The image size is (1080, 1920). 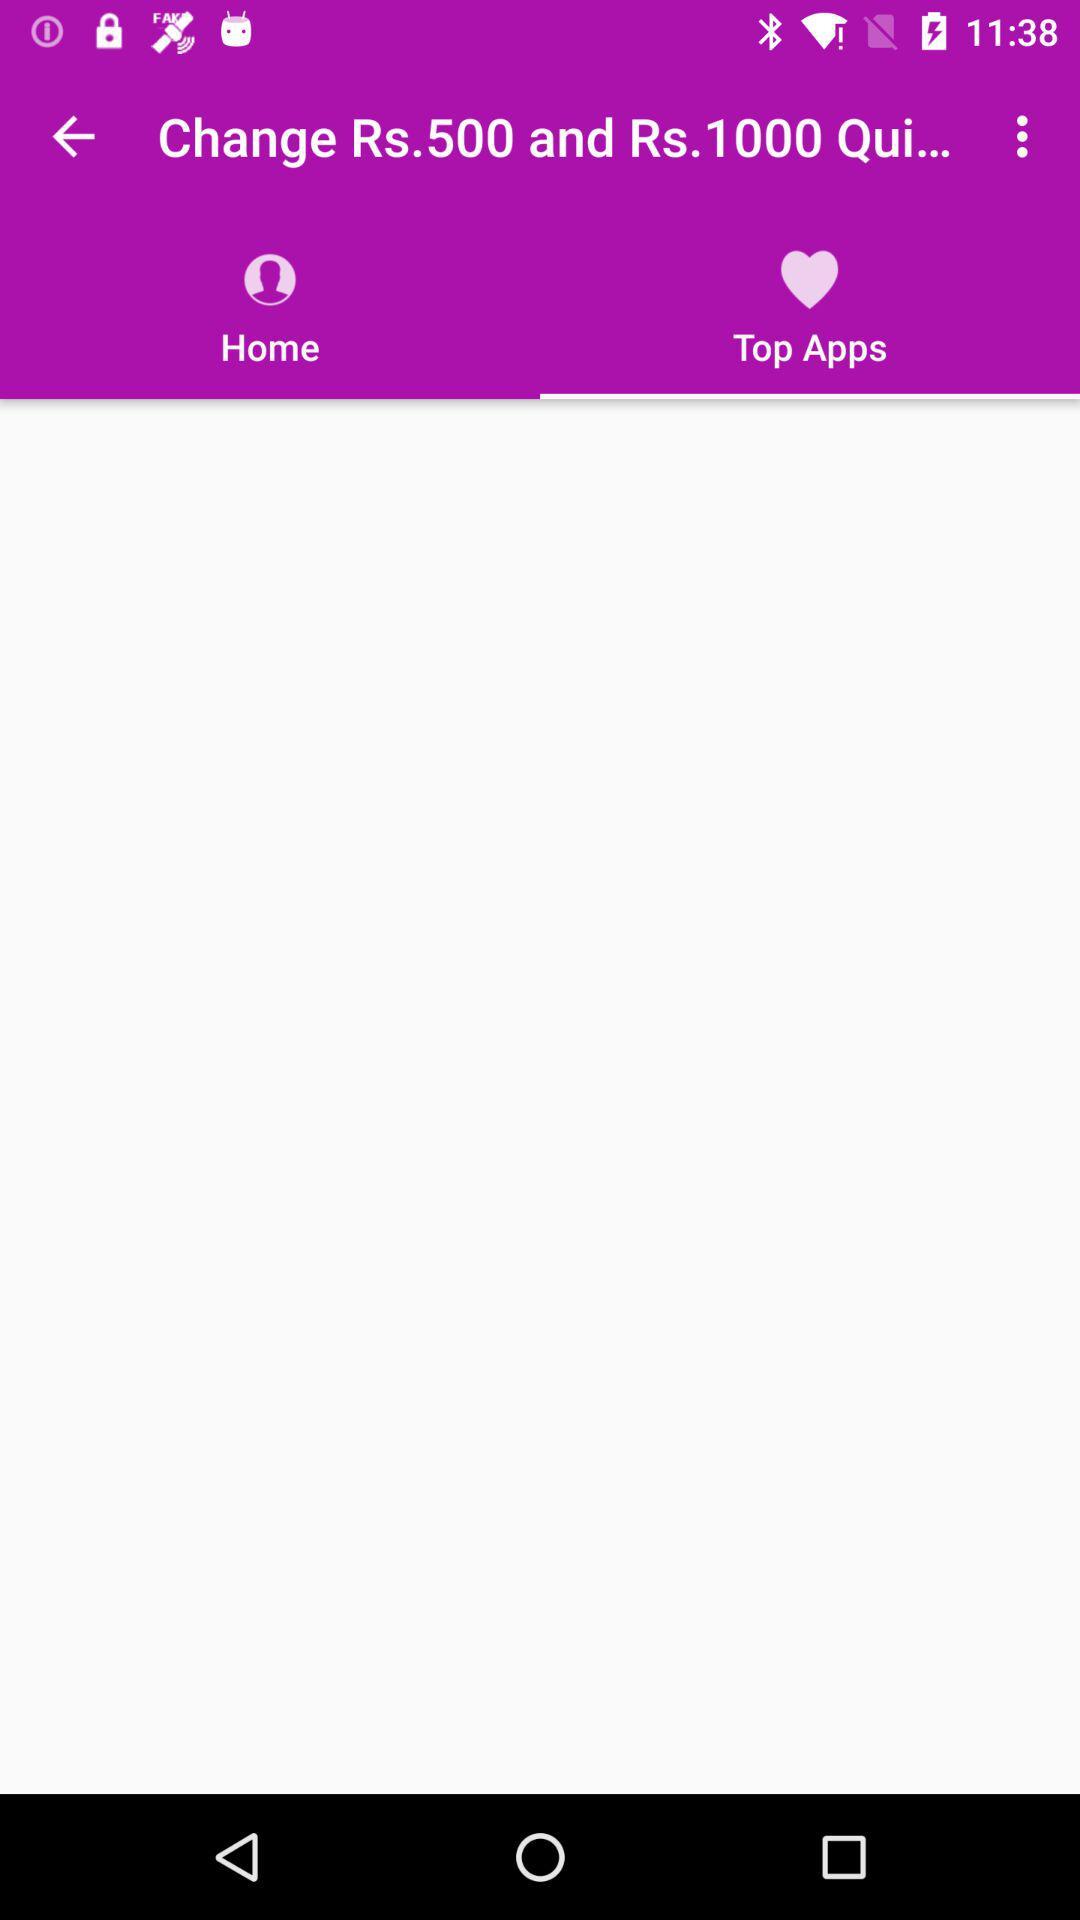 What do you see at coordinates (1027, 135) in the screenshot?
I see `the icon above the top apps item` at bounding box center [1027, 135].